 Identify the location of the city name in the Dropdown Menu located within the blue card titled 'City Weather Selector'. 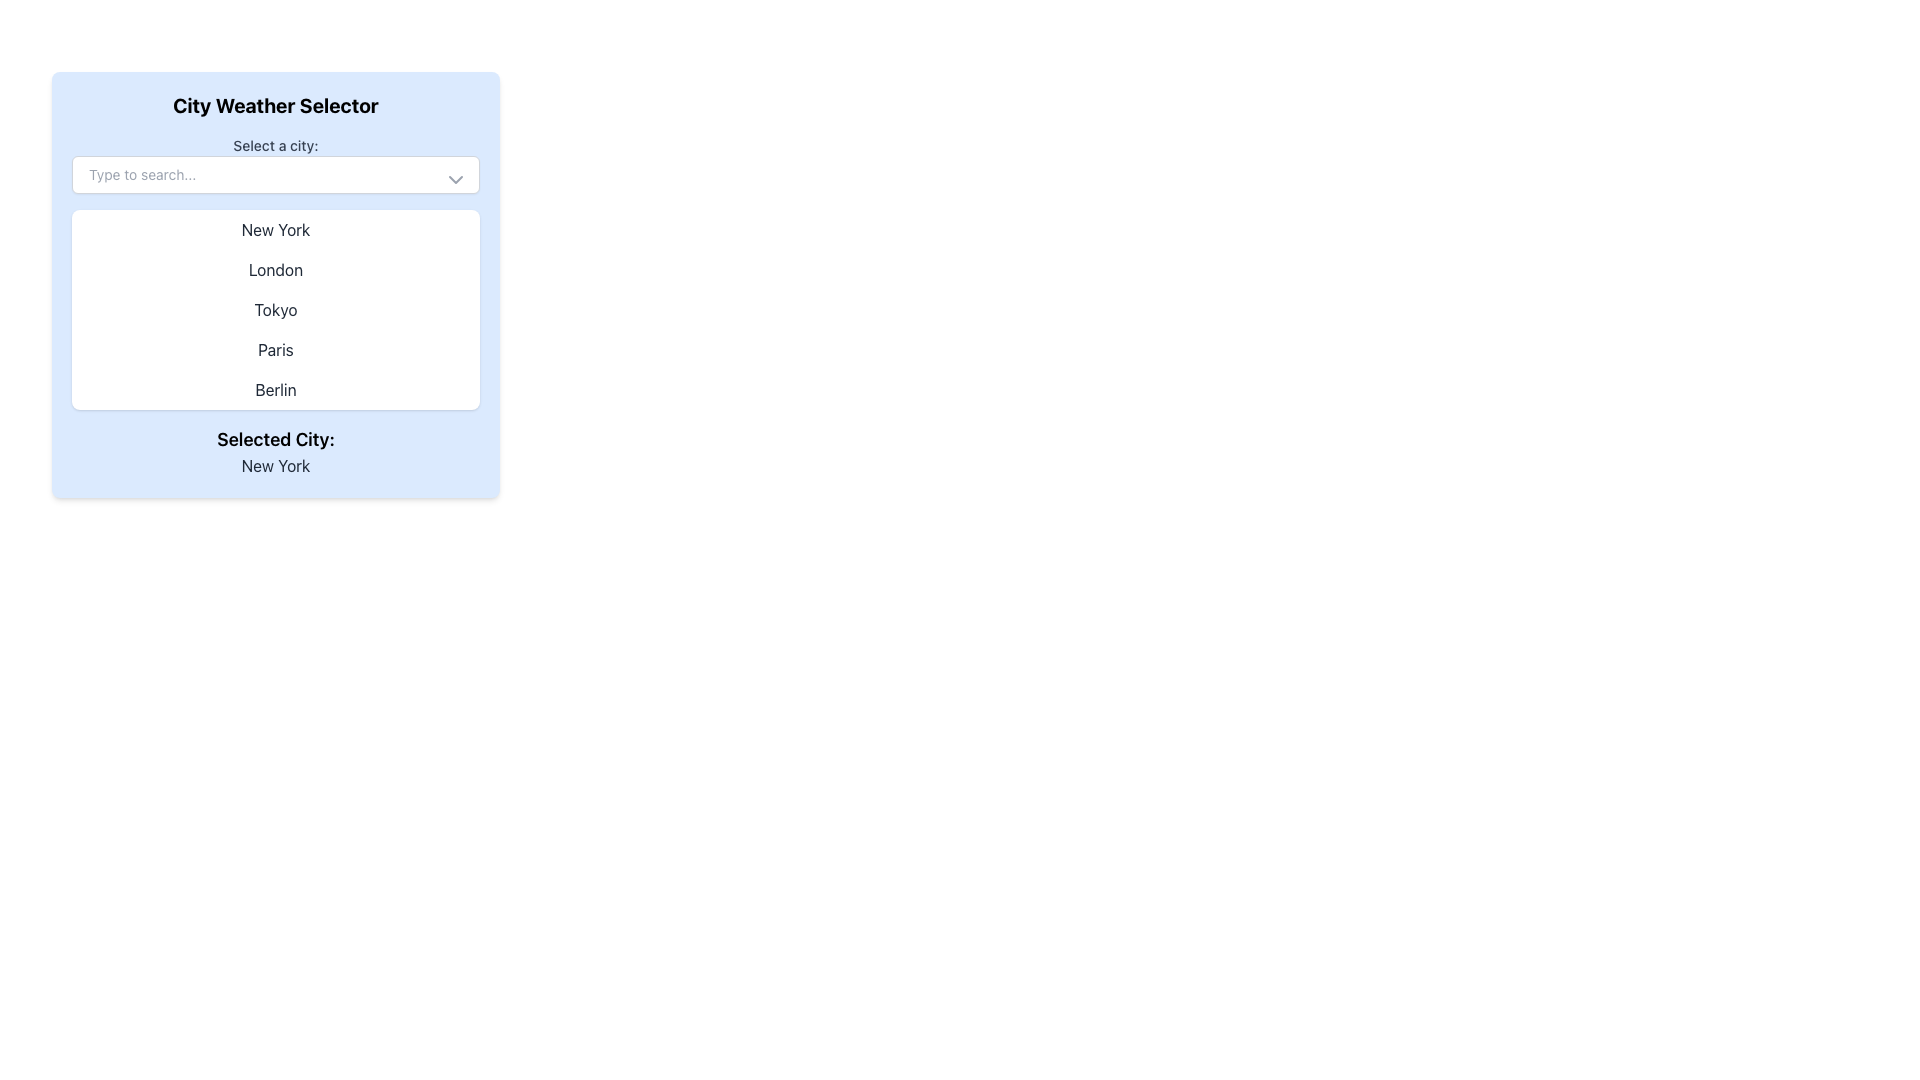
(274, 309).